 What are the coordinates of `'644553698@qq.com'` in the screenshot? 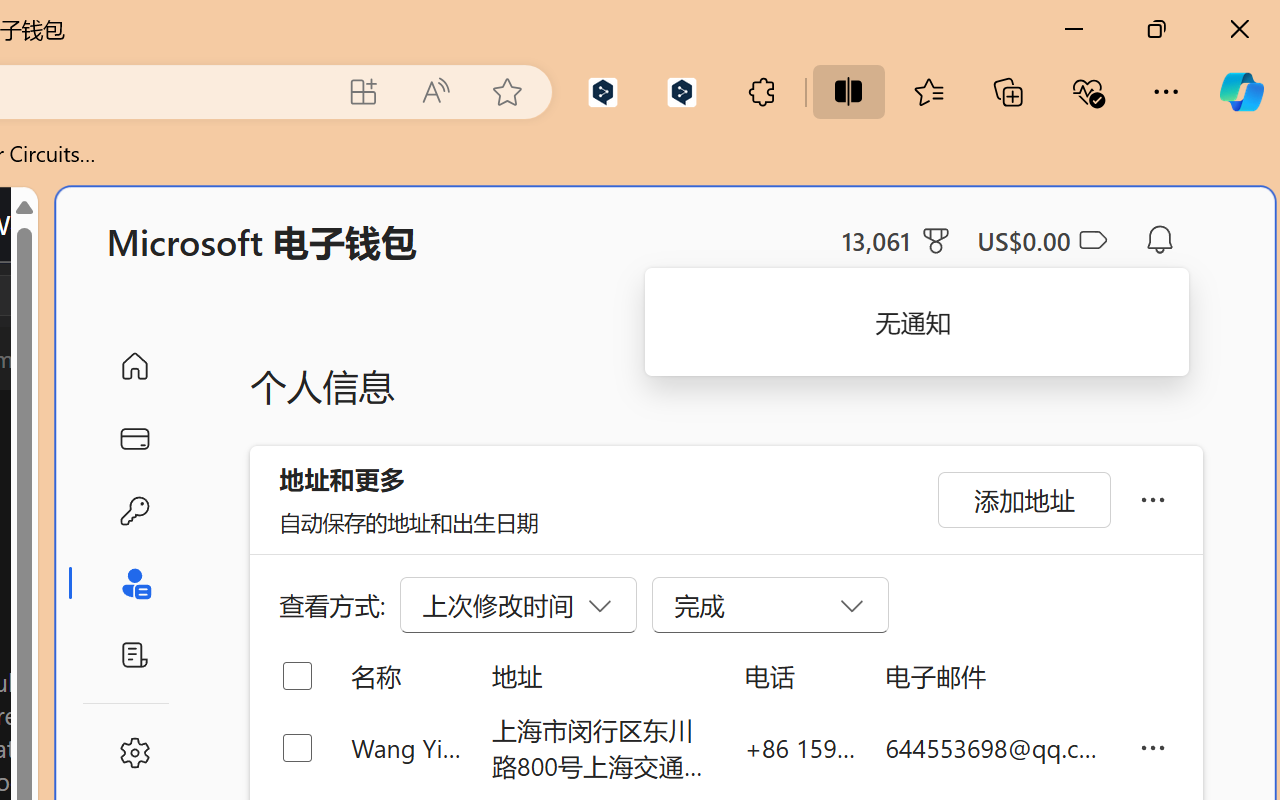 It's located at (996, 747).